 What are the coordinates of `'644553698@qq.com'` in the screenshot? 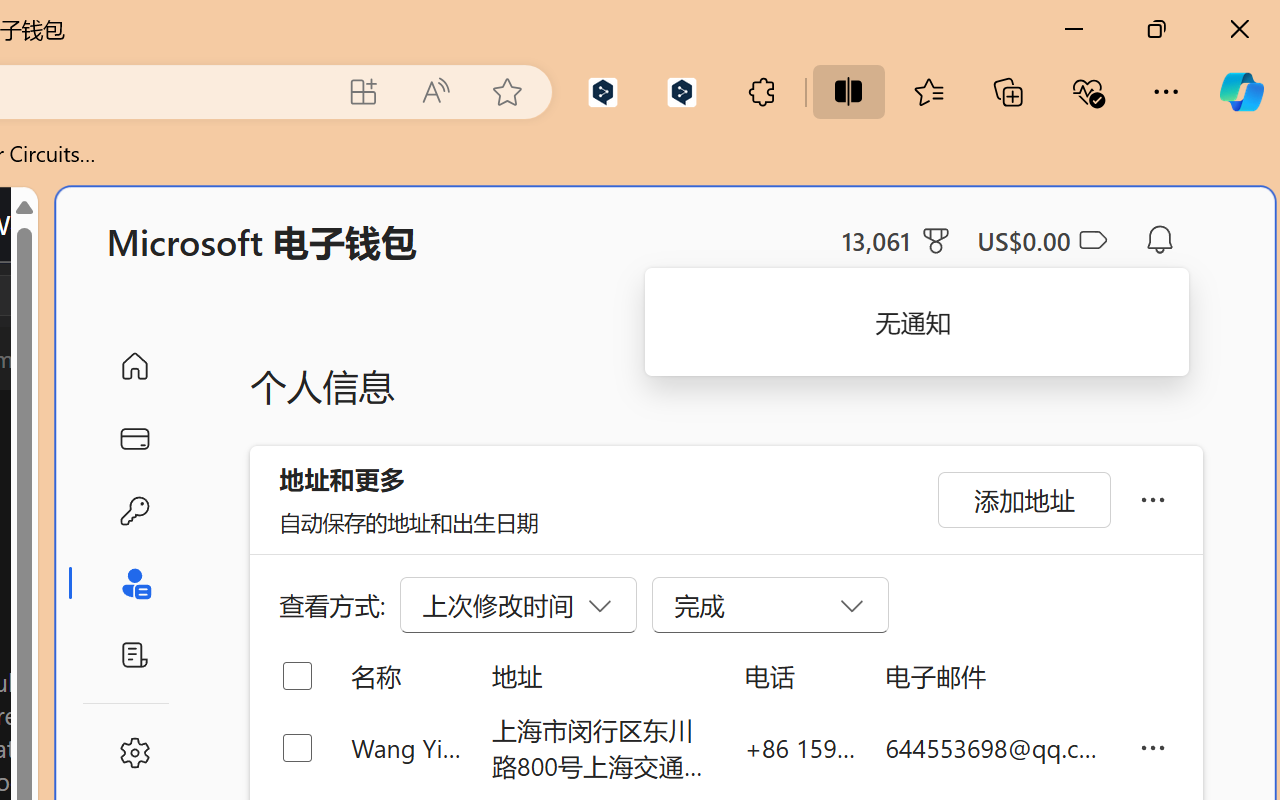 It's located at (996, 747).